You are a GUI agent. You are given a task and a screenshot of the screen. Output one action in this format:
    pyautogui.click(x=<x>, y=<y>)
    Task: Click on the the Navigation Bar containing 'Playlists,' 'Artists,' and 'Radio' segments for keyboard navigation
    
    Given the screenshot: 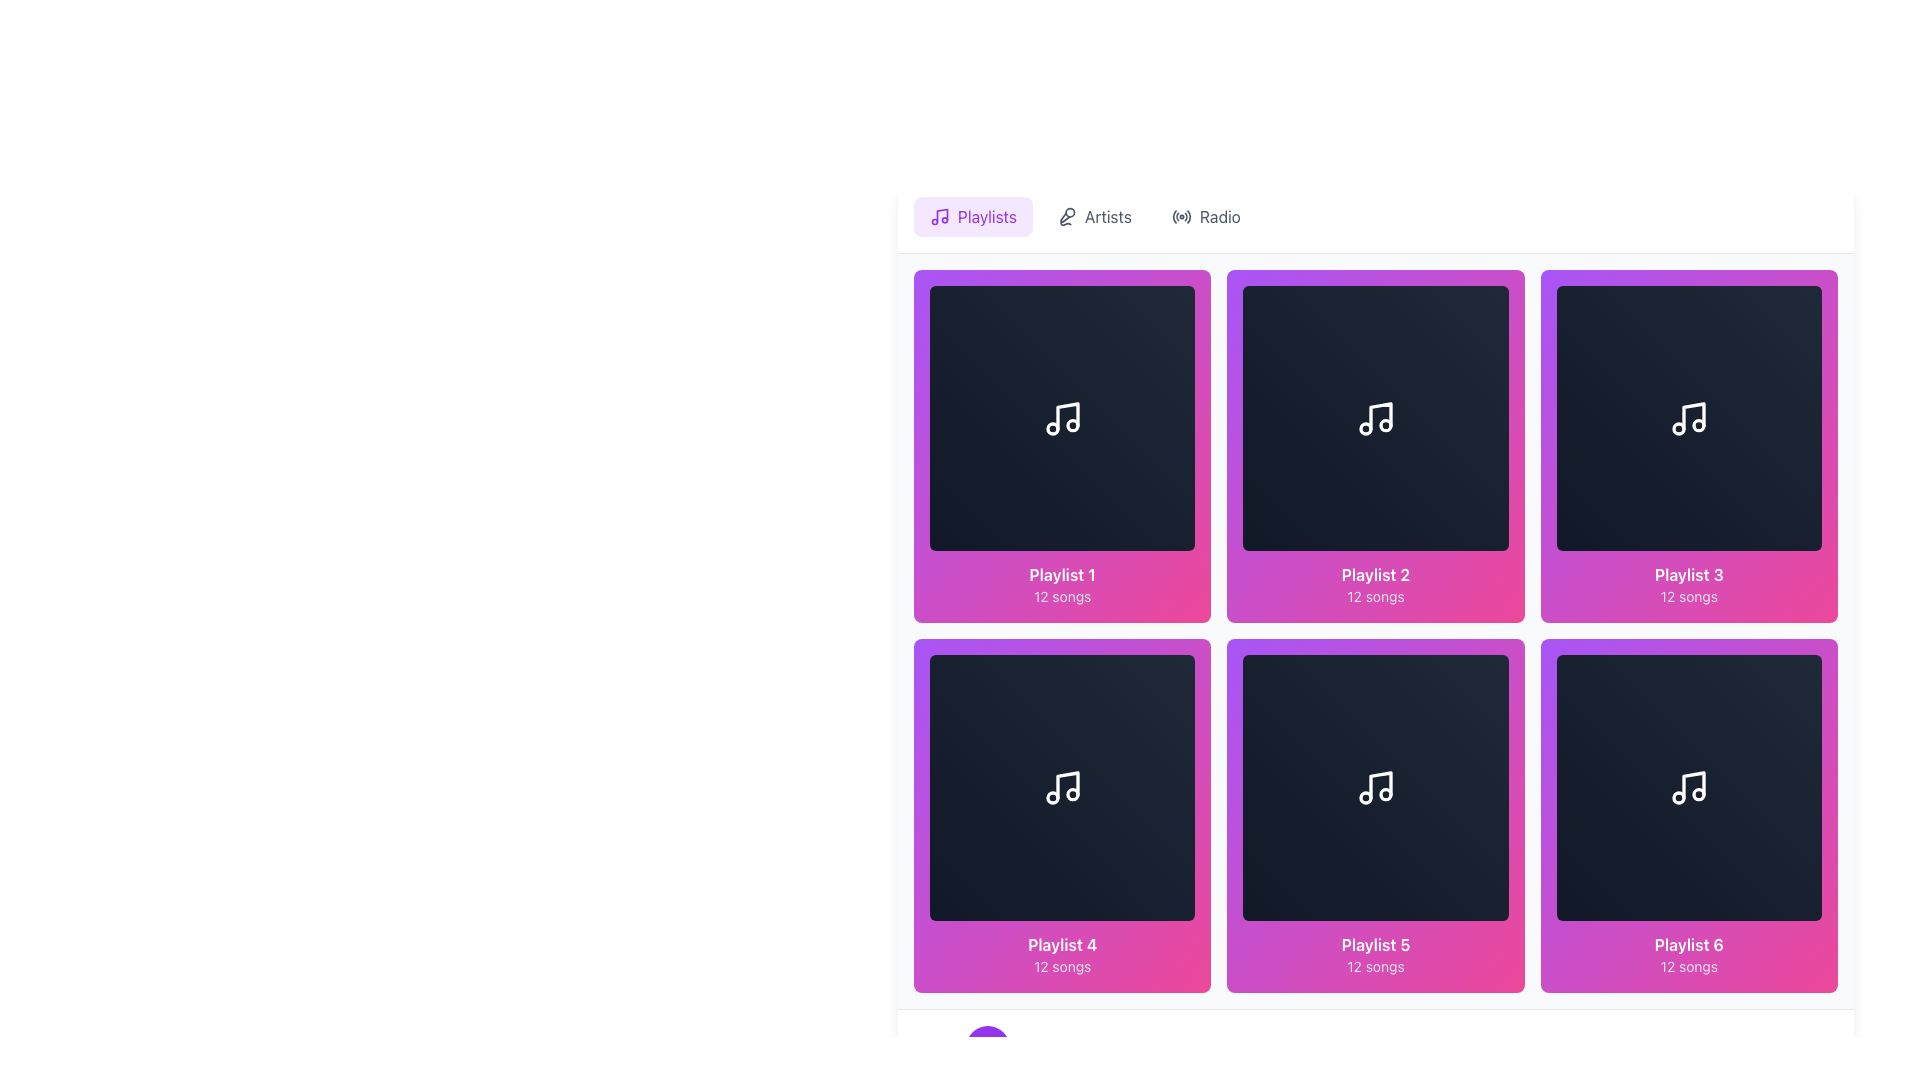 What is the action you would take?
    pyautogui.click(x=1375, y=216)
    